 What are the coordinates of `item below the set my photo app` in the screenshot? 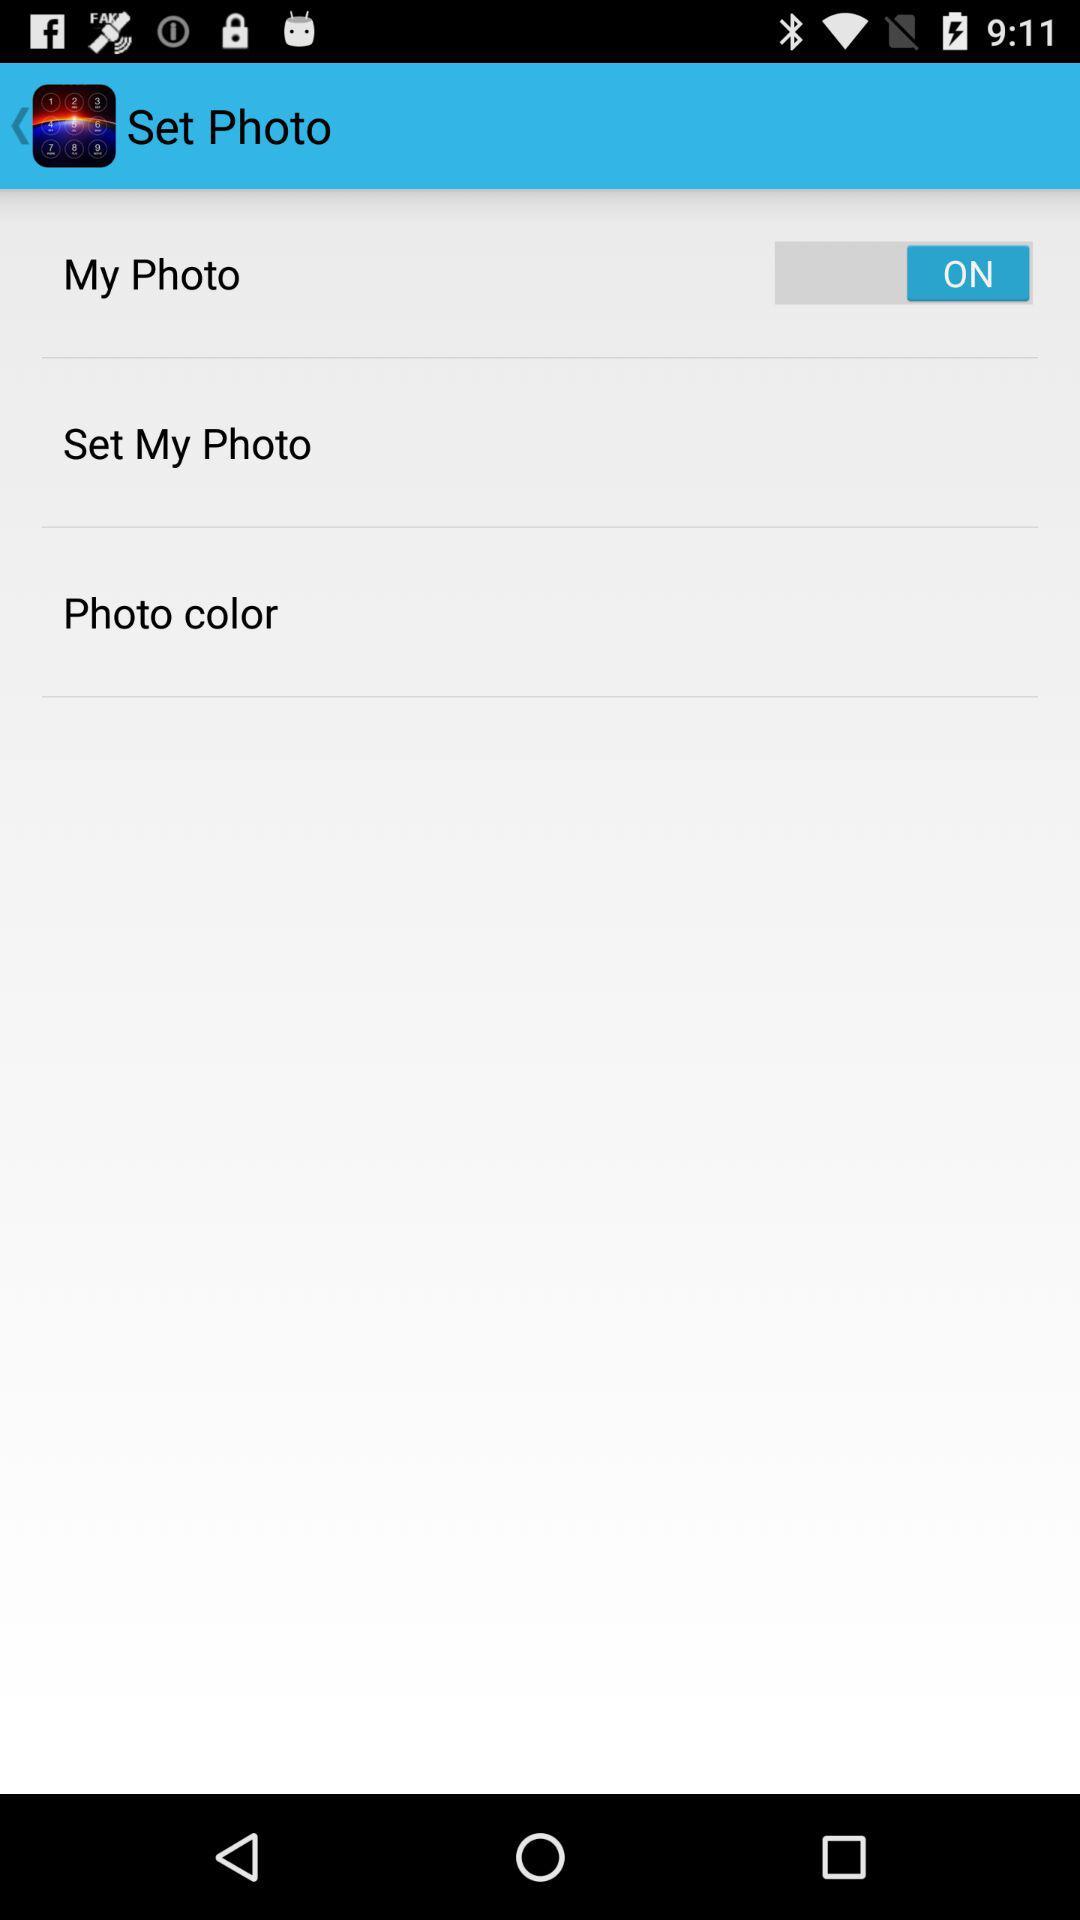 It's located at (169, 611).